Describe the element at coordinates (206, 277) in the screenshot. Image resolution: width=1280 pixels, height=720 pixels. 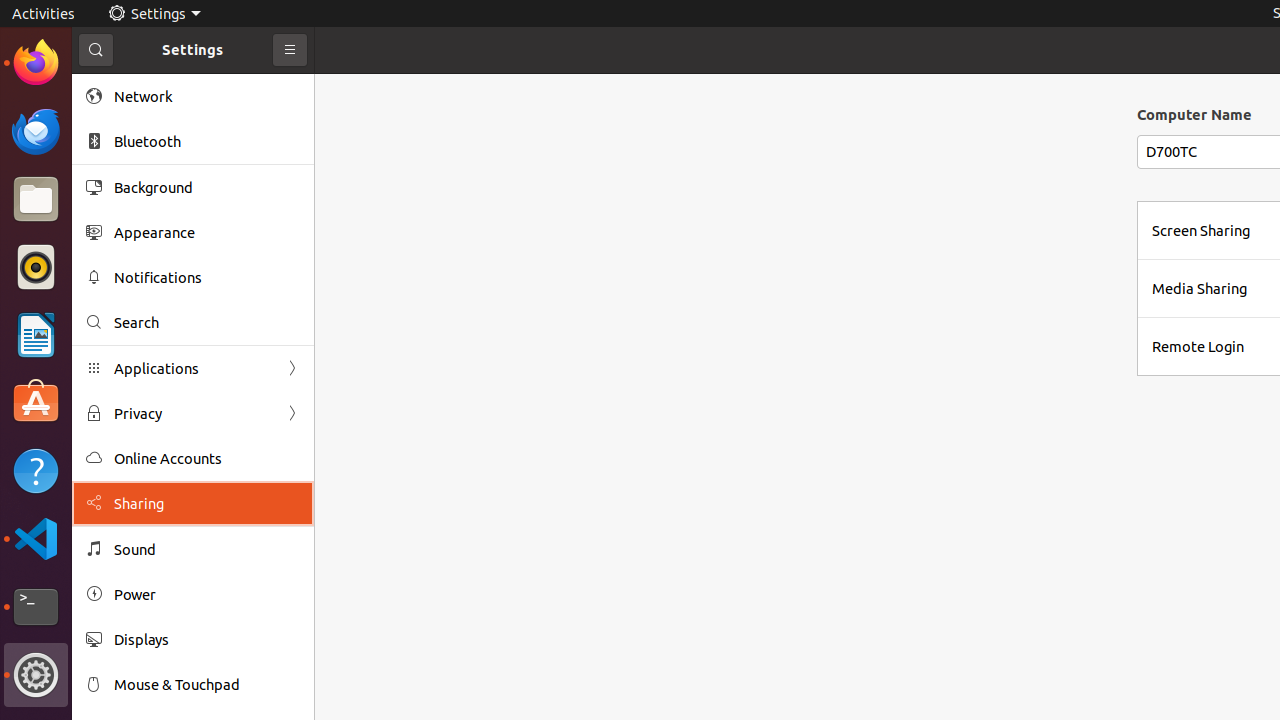
I see `'Notifications'` at that location.